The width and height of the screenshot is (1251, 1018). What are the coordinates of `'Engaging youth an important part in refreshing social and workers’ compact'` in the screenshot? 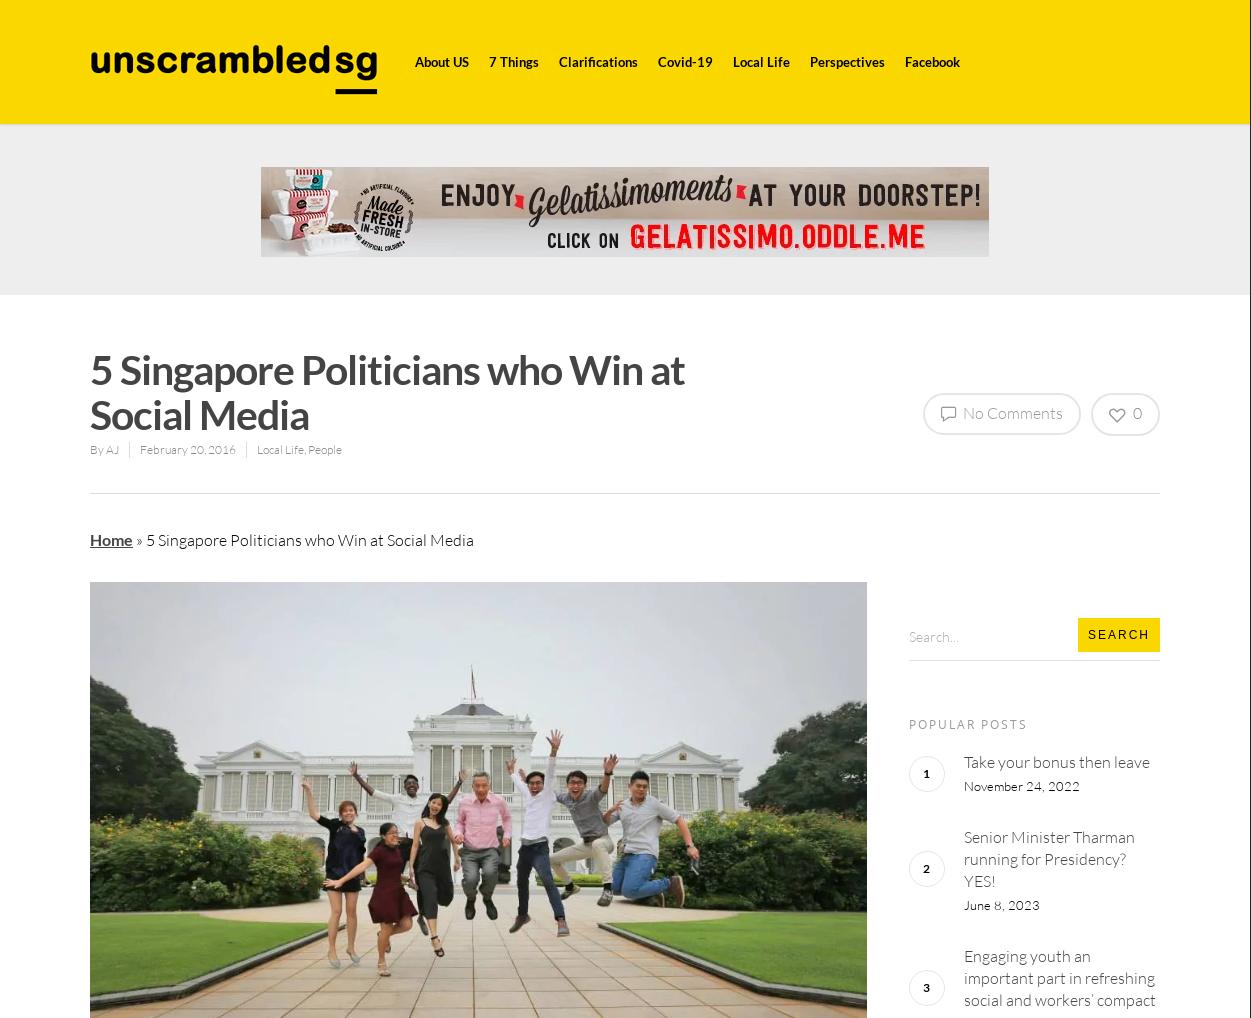 It's located at (1057, 977).